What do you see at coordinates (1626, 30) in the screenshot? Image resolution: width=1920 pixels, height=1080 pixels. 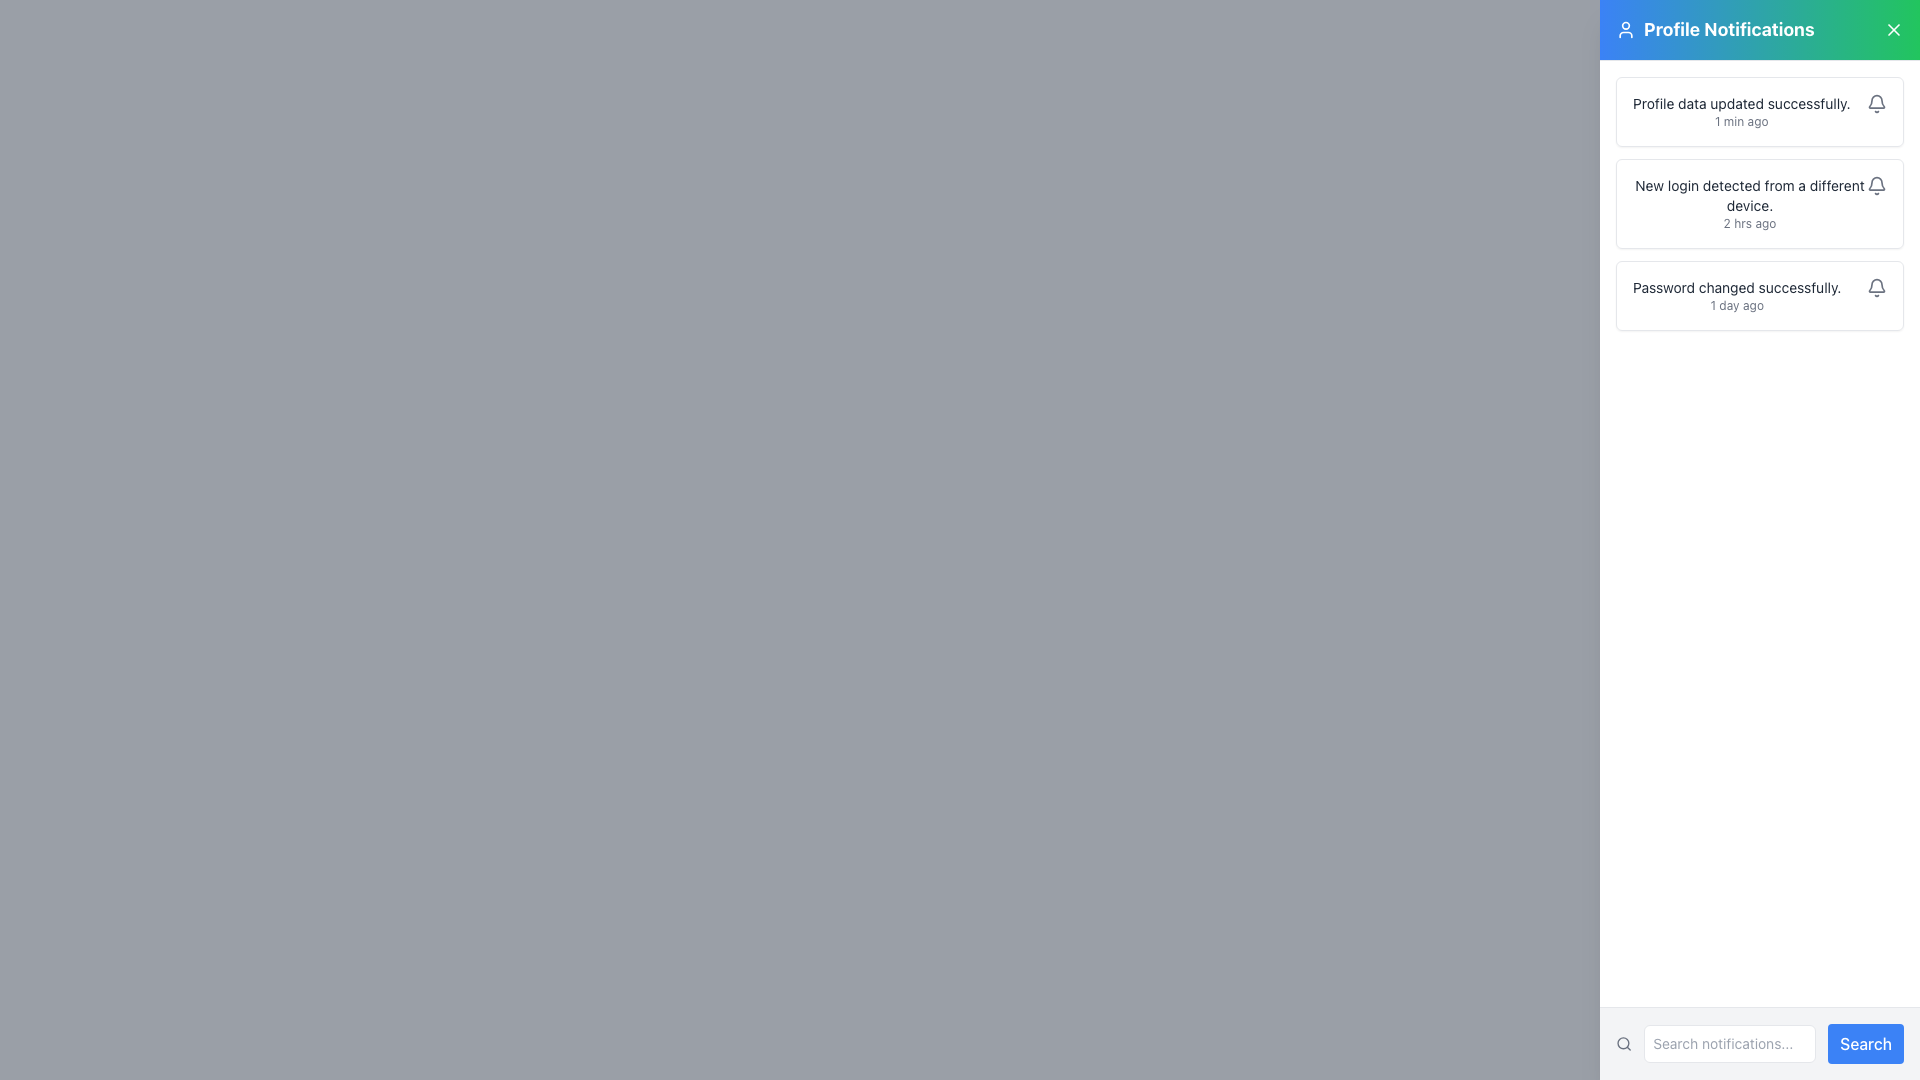 I see `the user profile icon located at the upper-left corner of the notification panel, preceding the text 'Profile Notifications'` at bounding box center [1626, 30].